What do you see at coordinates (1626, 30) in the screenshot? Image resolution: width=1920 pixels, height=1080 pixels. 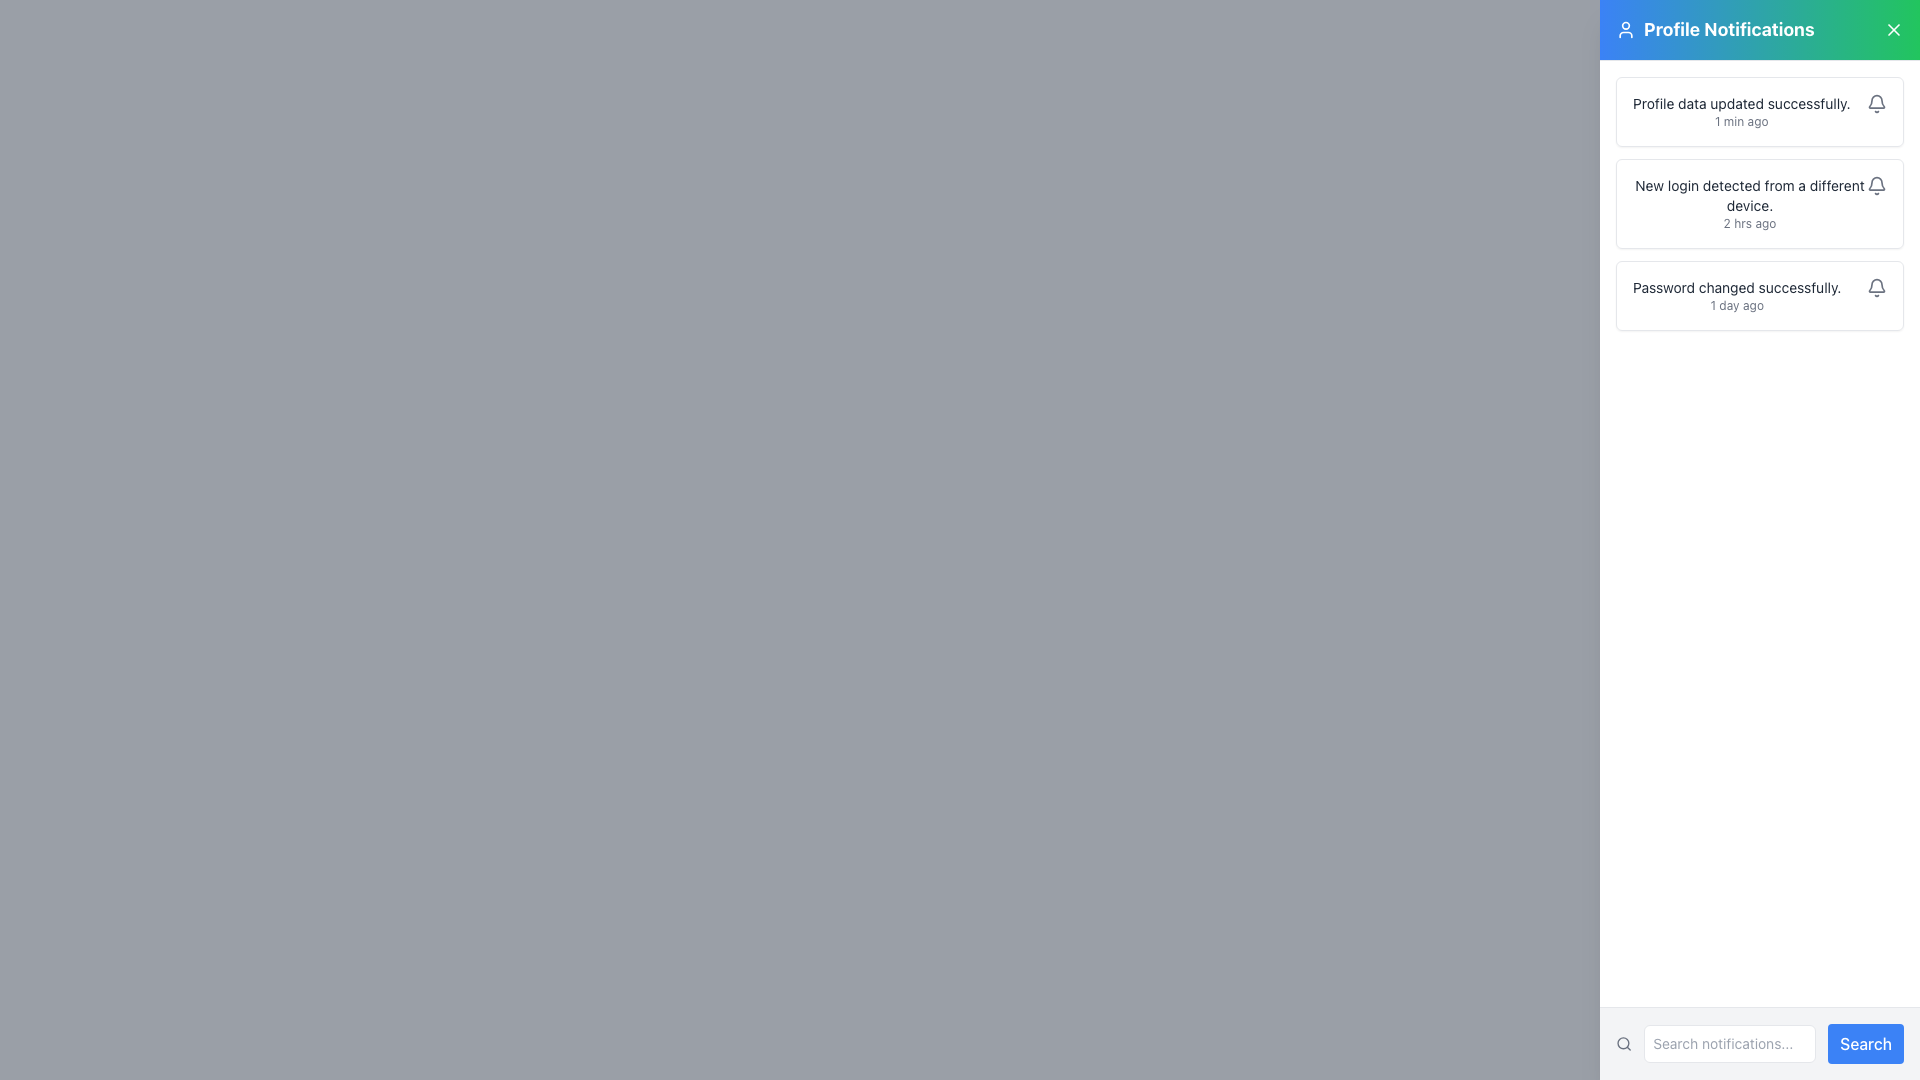 I see `the user profile icon located at the upper-left corner of the notification panel, preceding the text 'Profile Notifications'` at bounding box center [1626, 30].